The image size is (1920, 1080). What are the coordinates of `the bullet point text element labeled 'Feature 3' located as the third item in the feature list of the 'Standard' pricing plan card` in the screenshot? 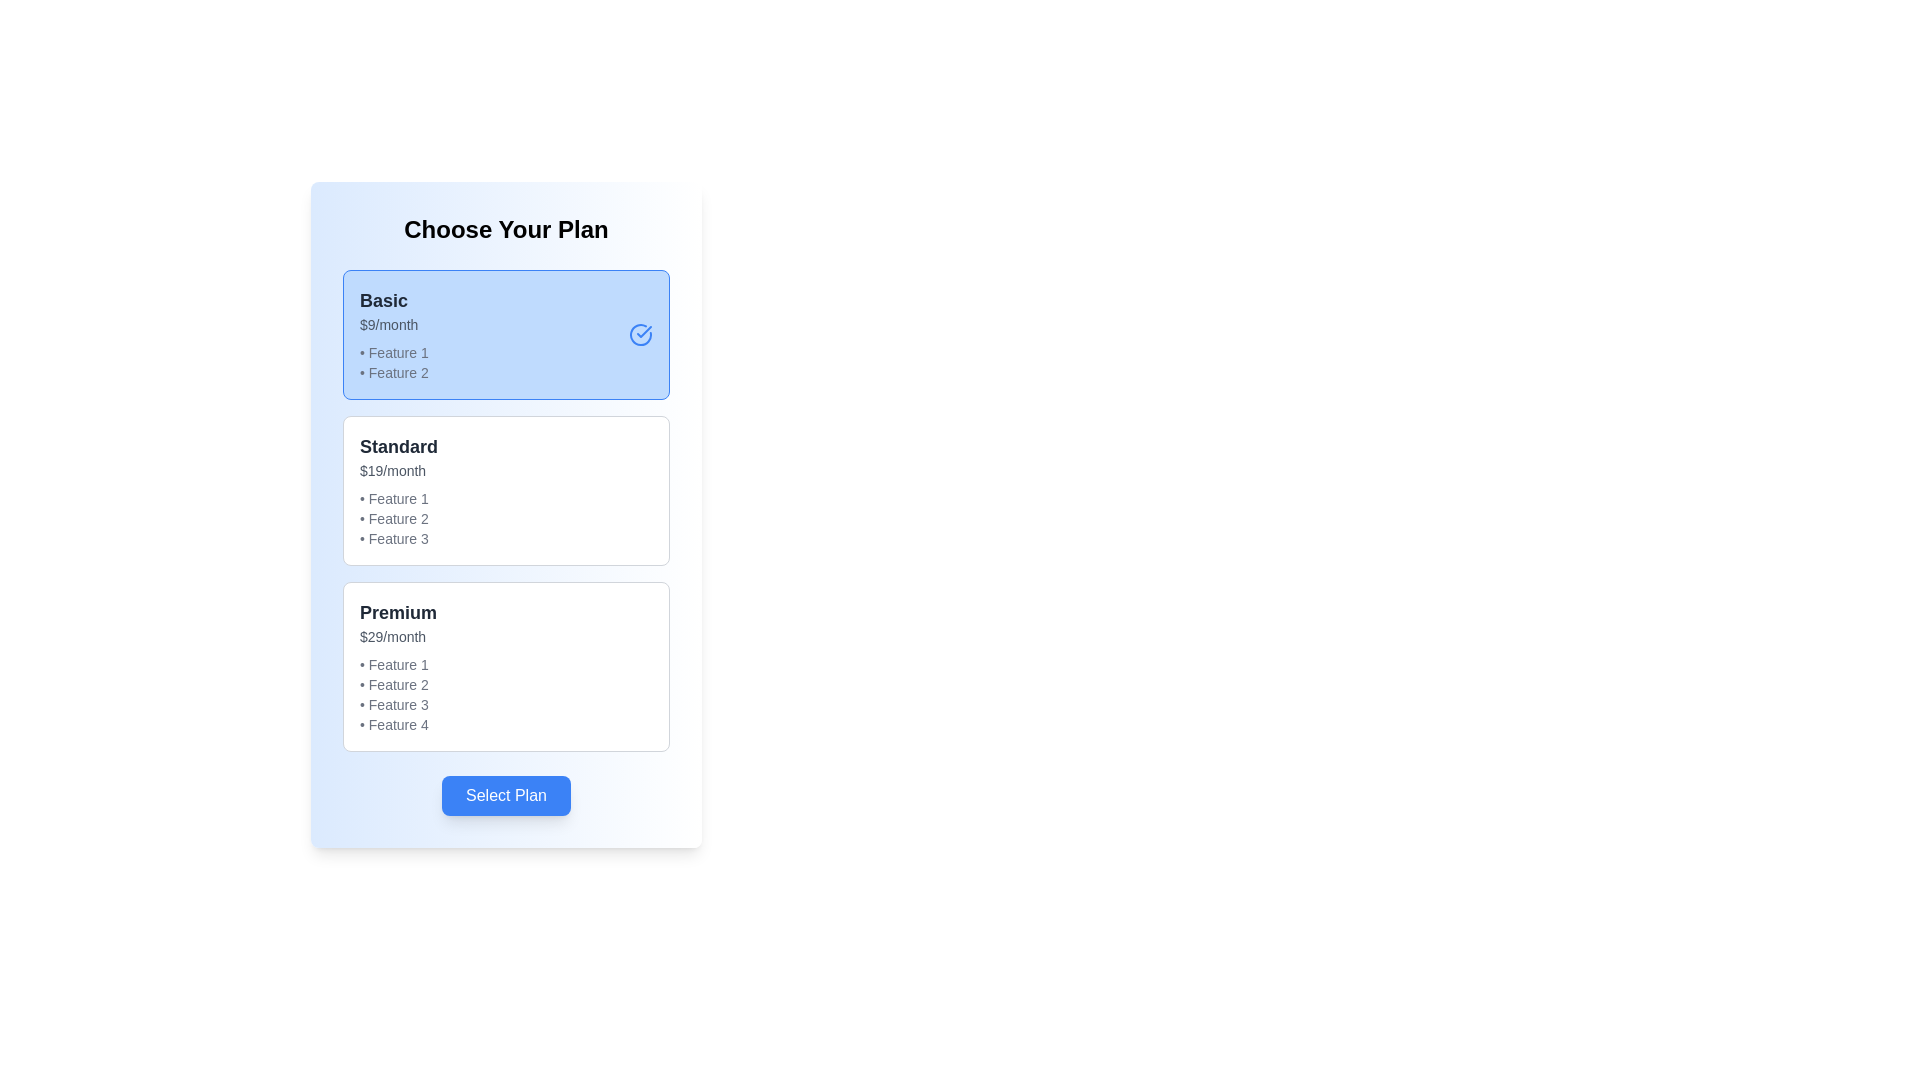 It's located at (398, 538).